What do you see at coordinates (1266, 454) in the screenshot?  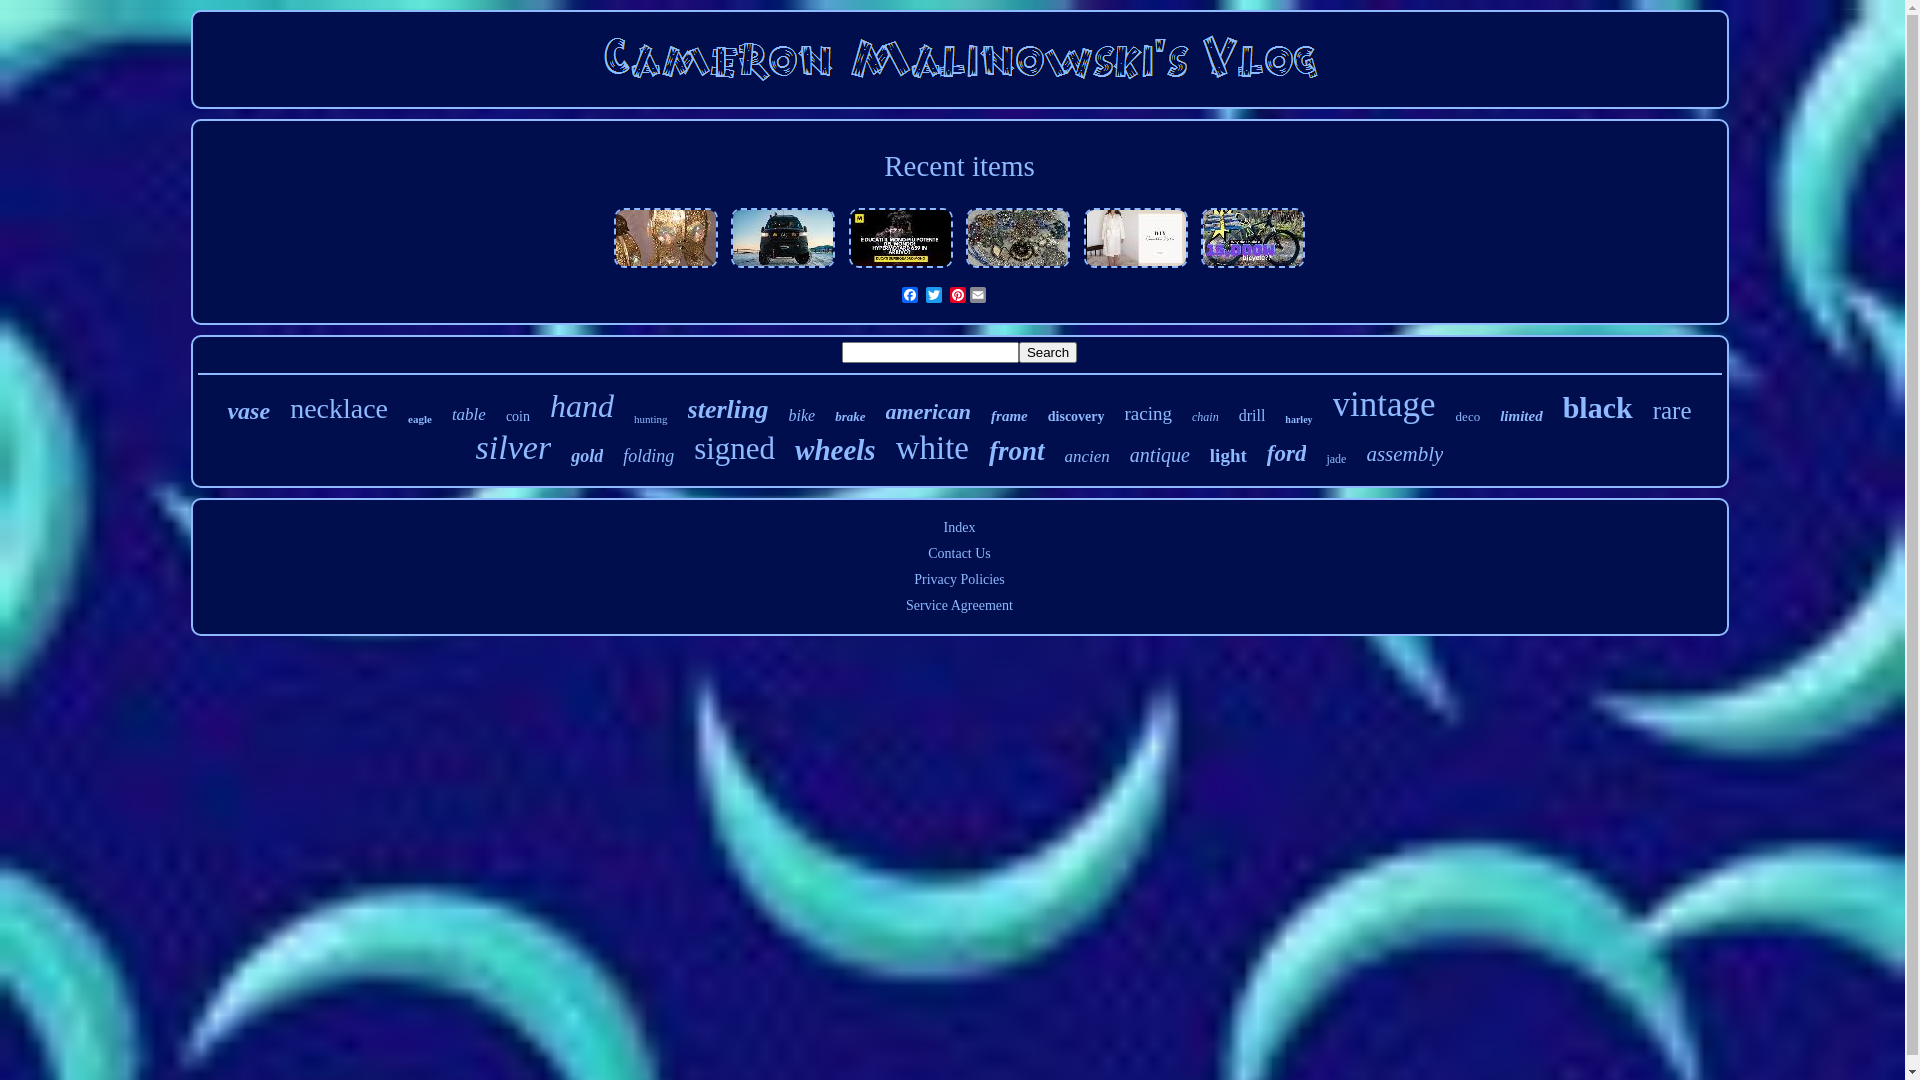 I see `'ford'` at bounding box center [1266, 454].